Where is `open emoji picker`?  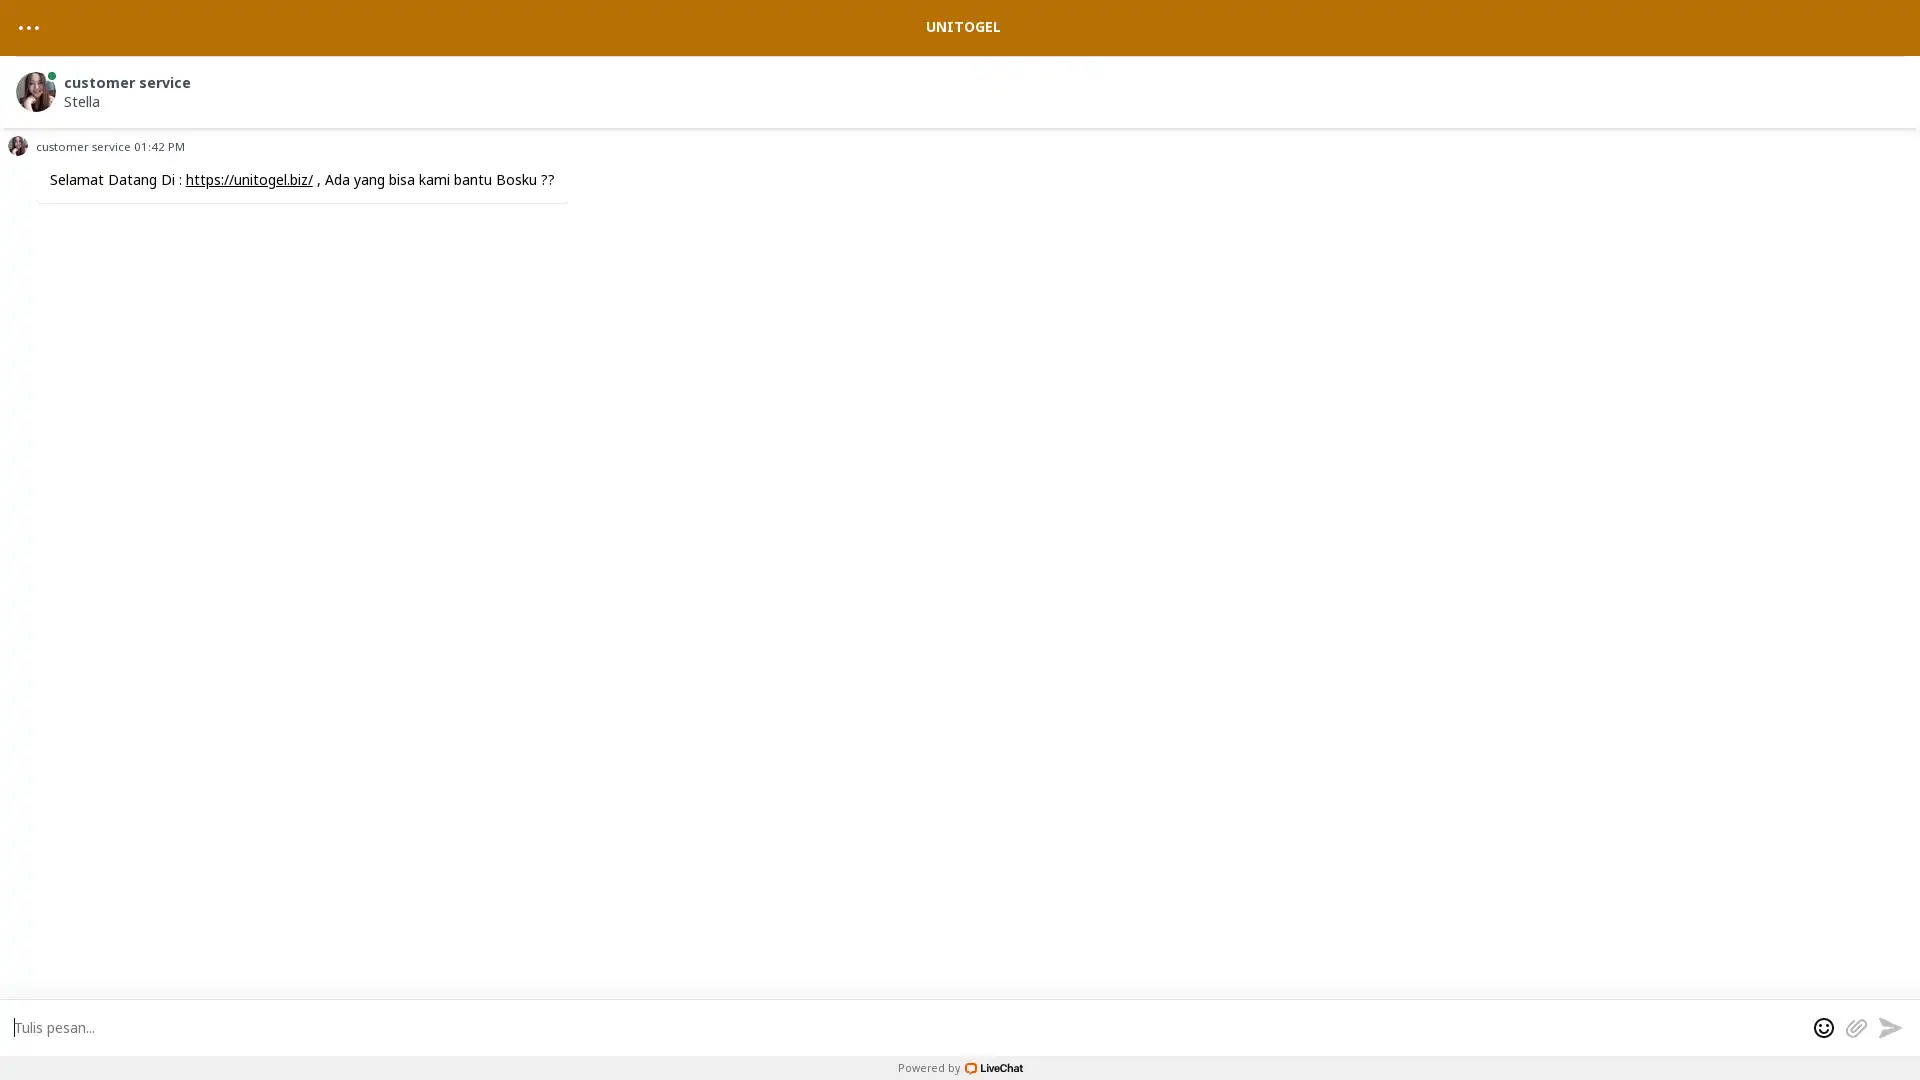 open emoji picker is located at coordinates (1824, 1026).